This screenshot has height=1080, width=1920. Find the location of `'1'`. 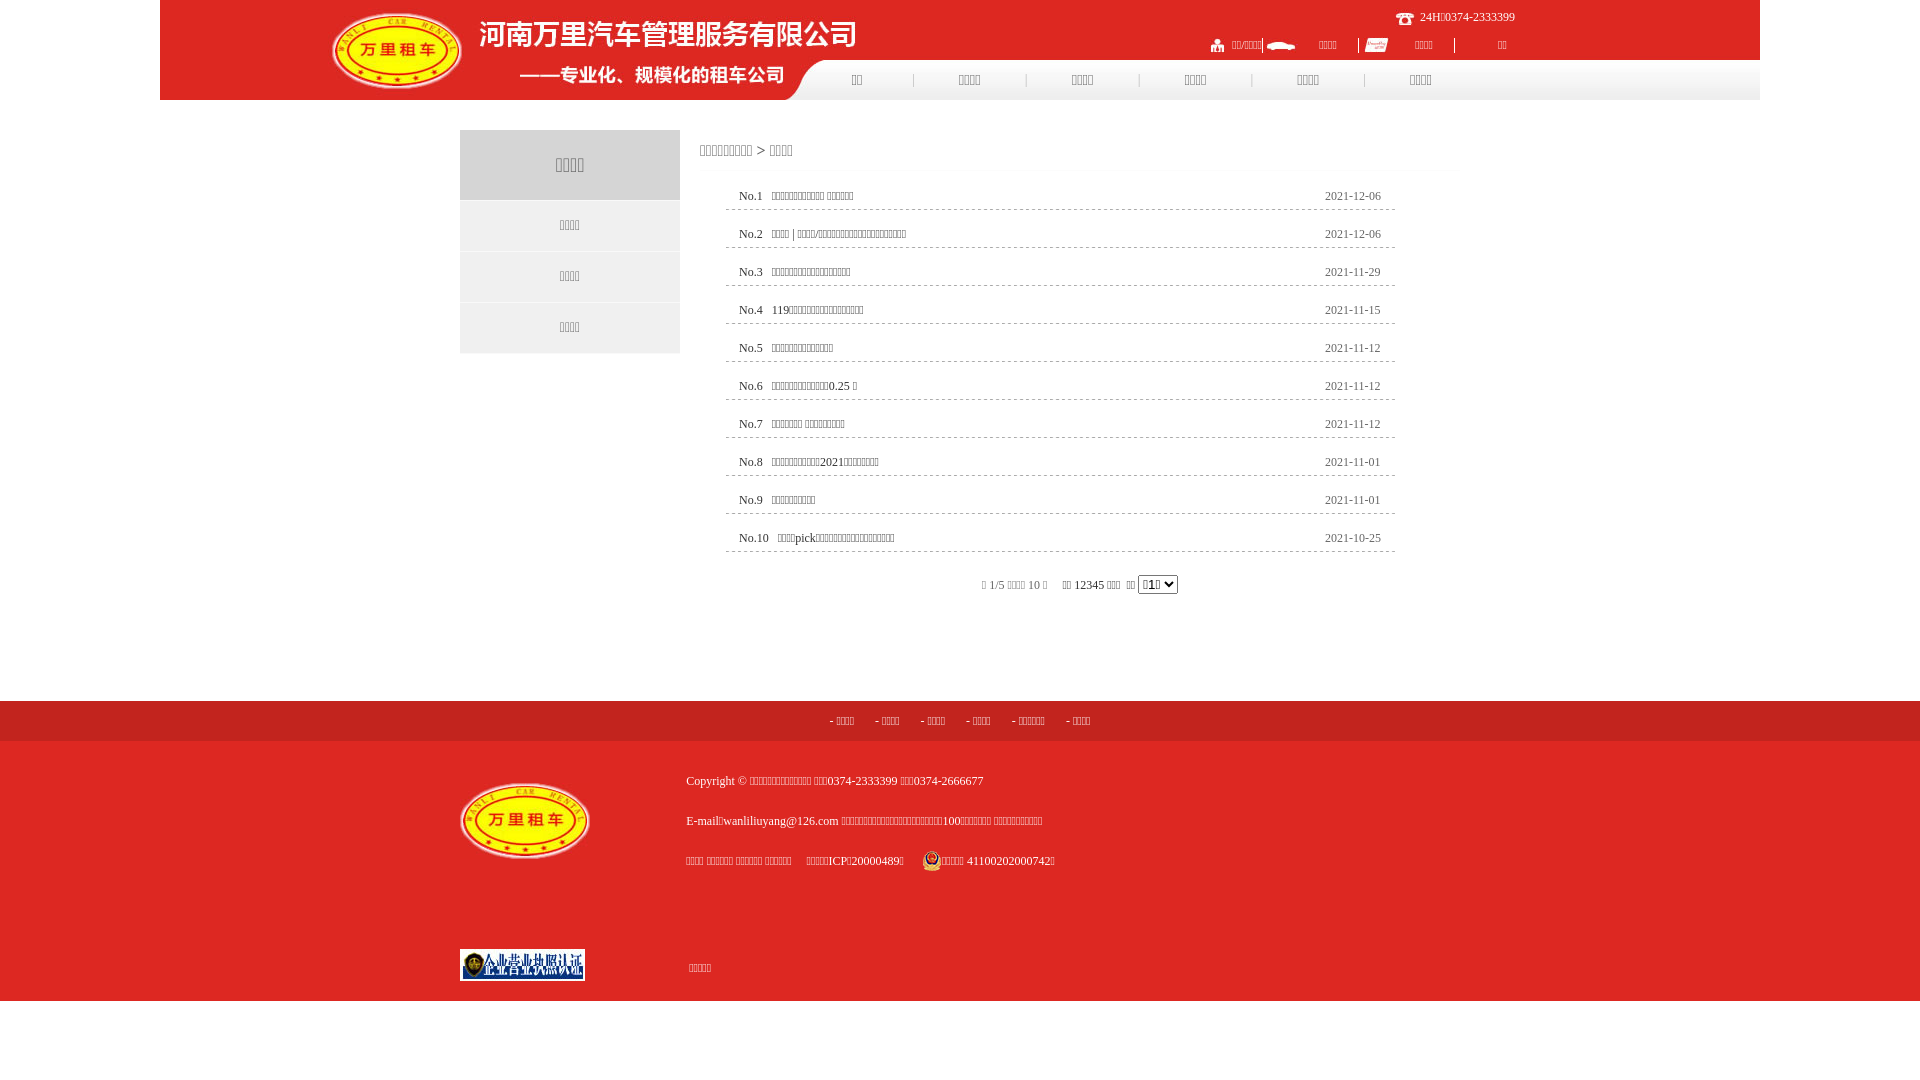

'1' is located at coordinates (1075, 585).